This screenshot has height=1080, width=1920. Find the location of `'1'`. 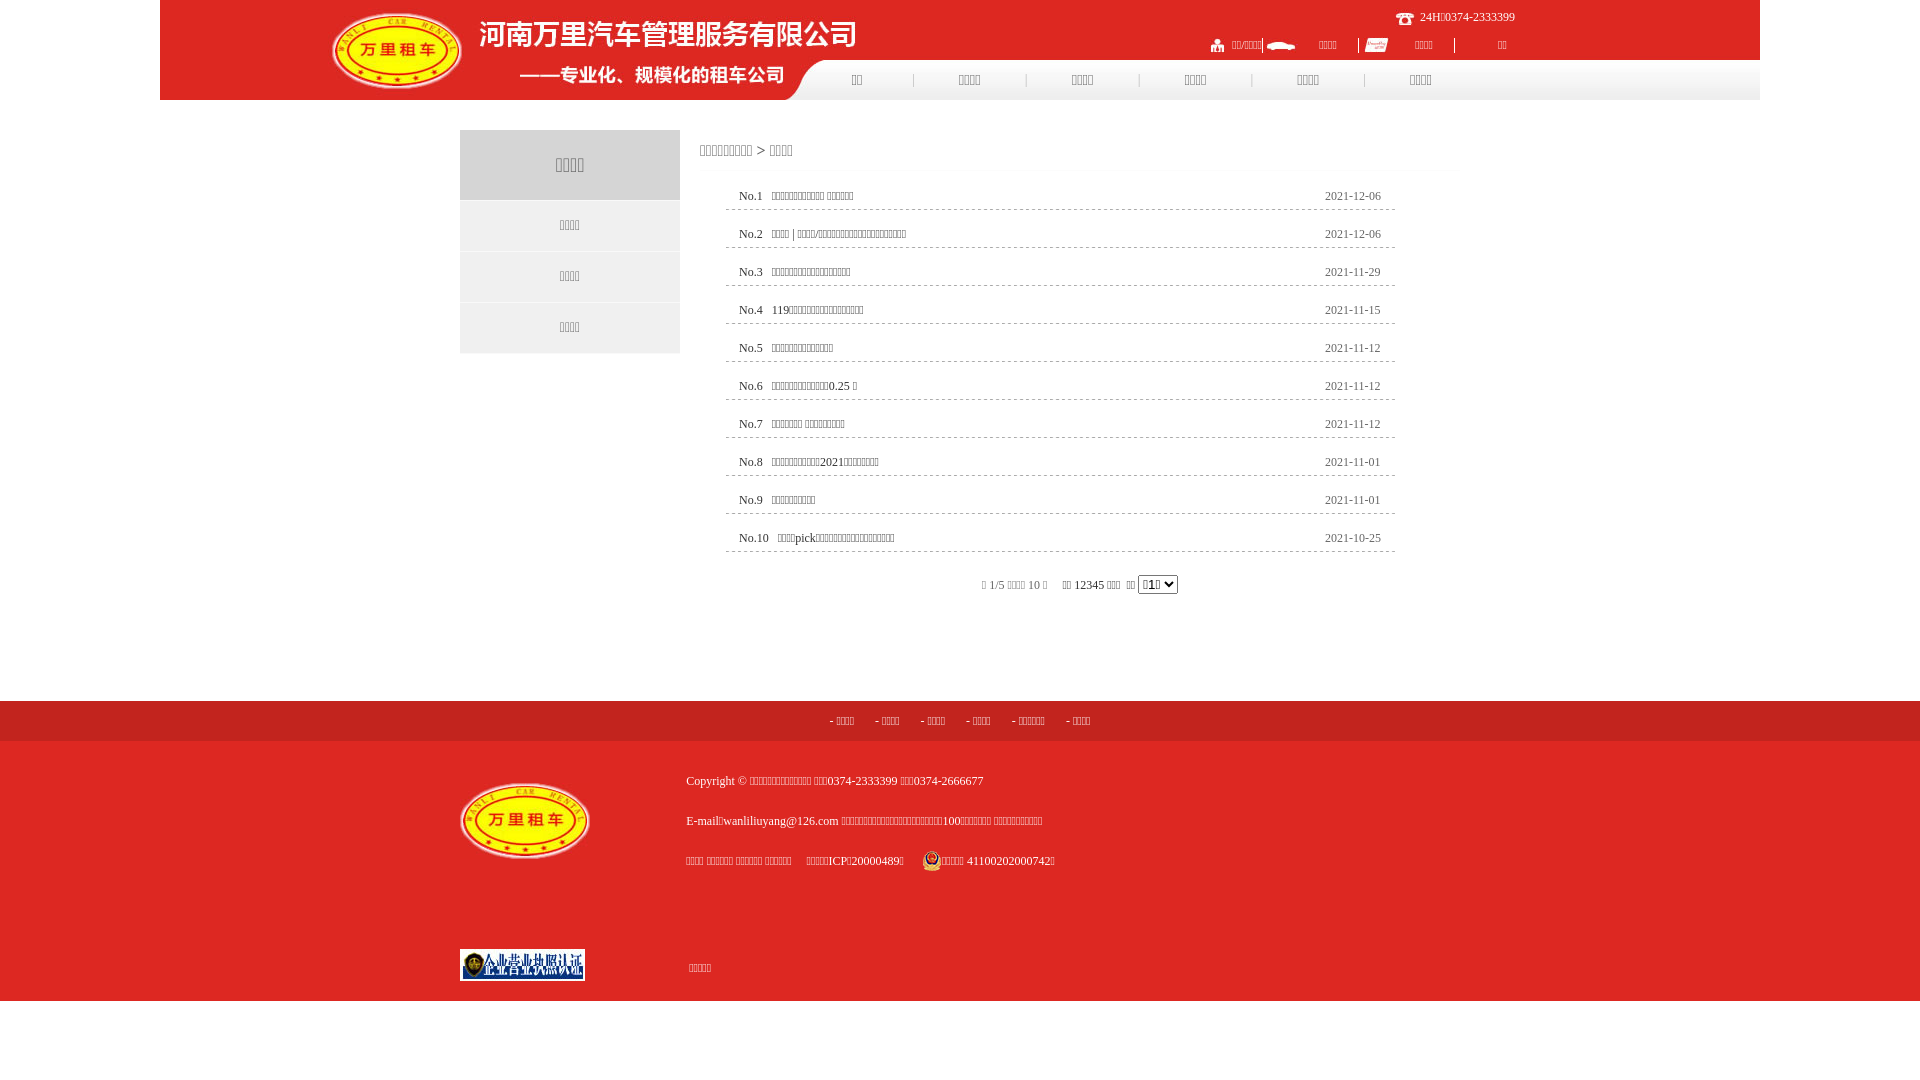

'1' is located at coordinates (1075, 585).